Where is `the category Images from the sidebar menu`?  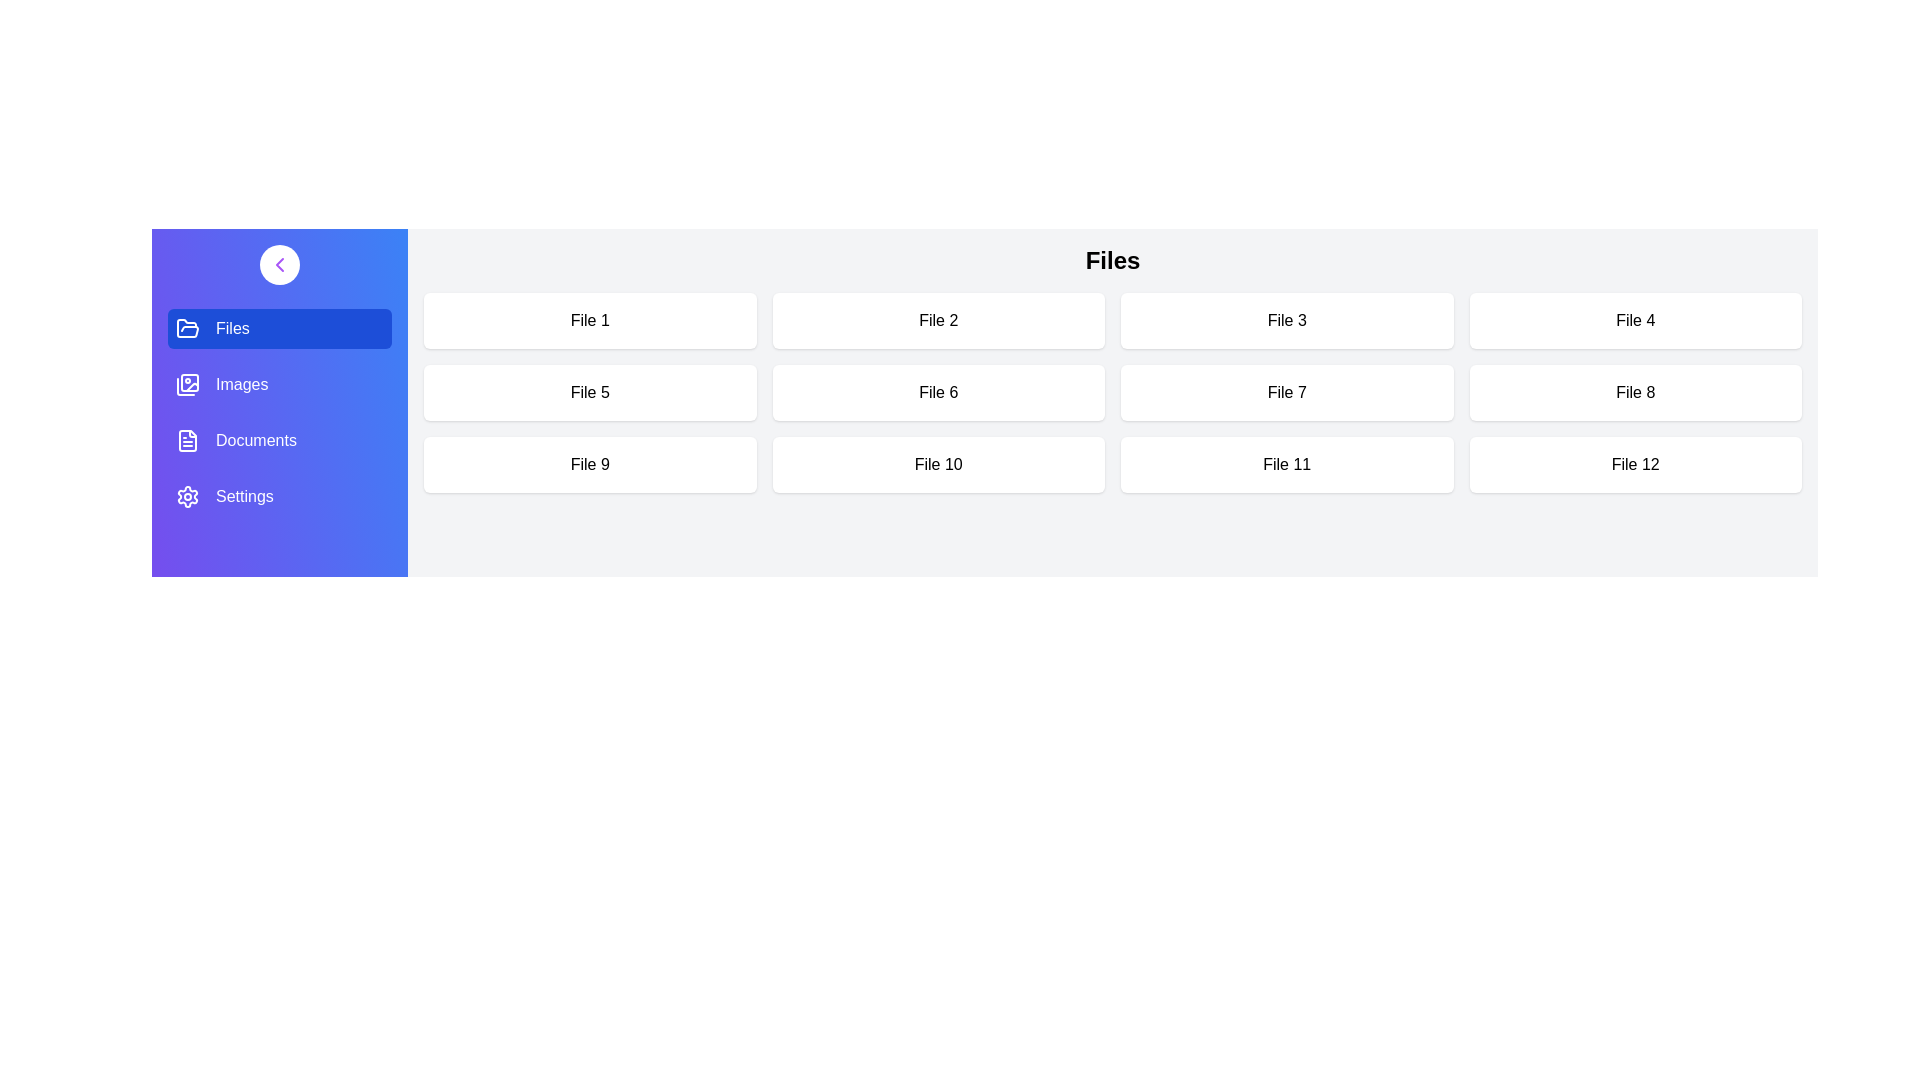
the category Images from the sidebar menu is located at coordinates (278, 385).